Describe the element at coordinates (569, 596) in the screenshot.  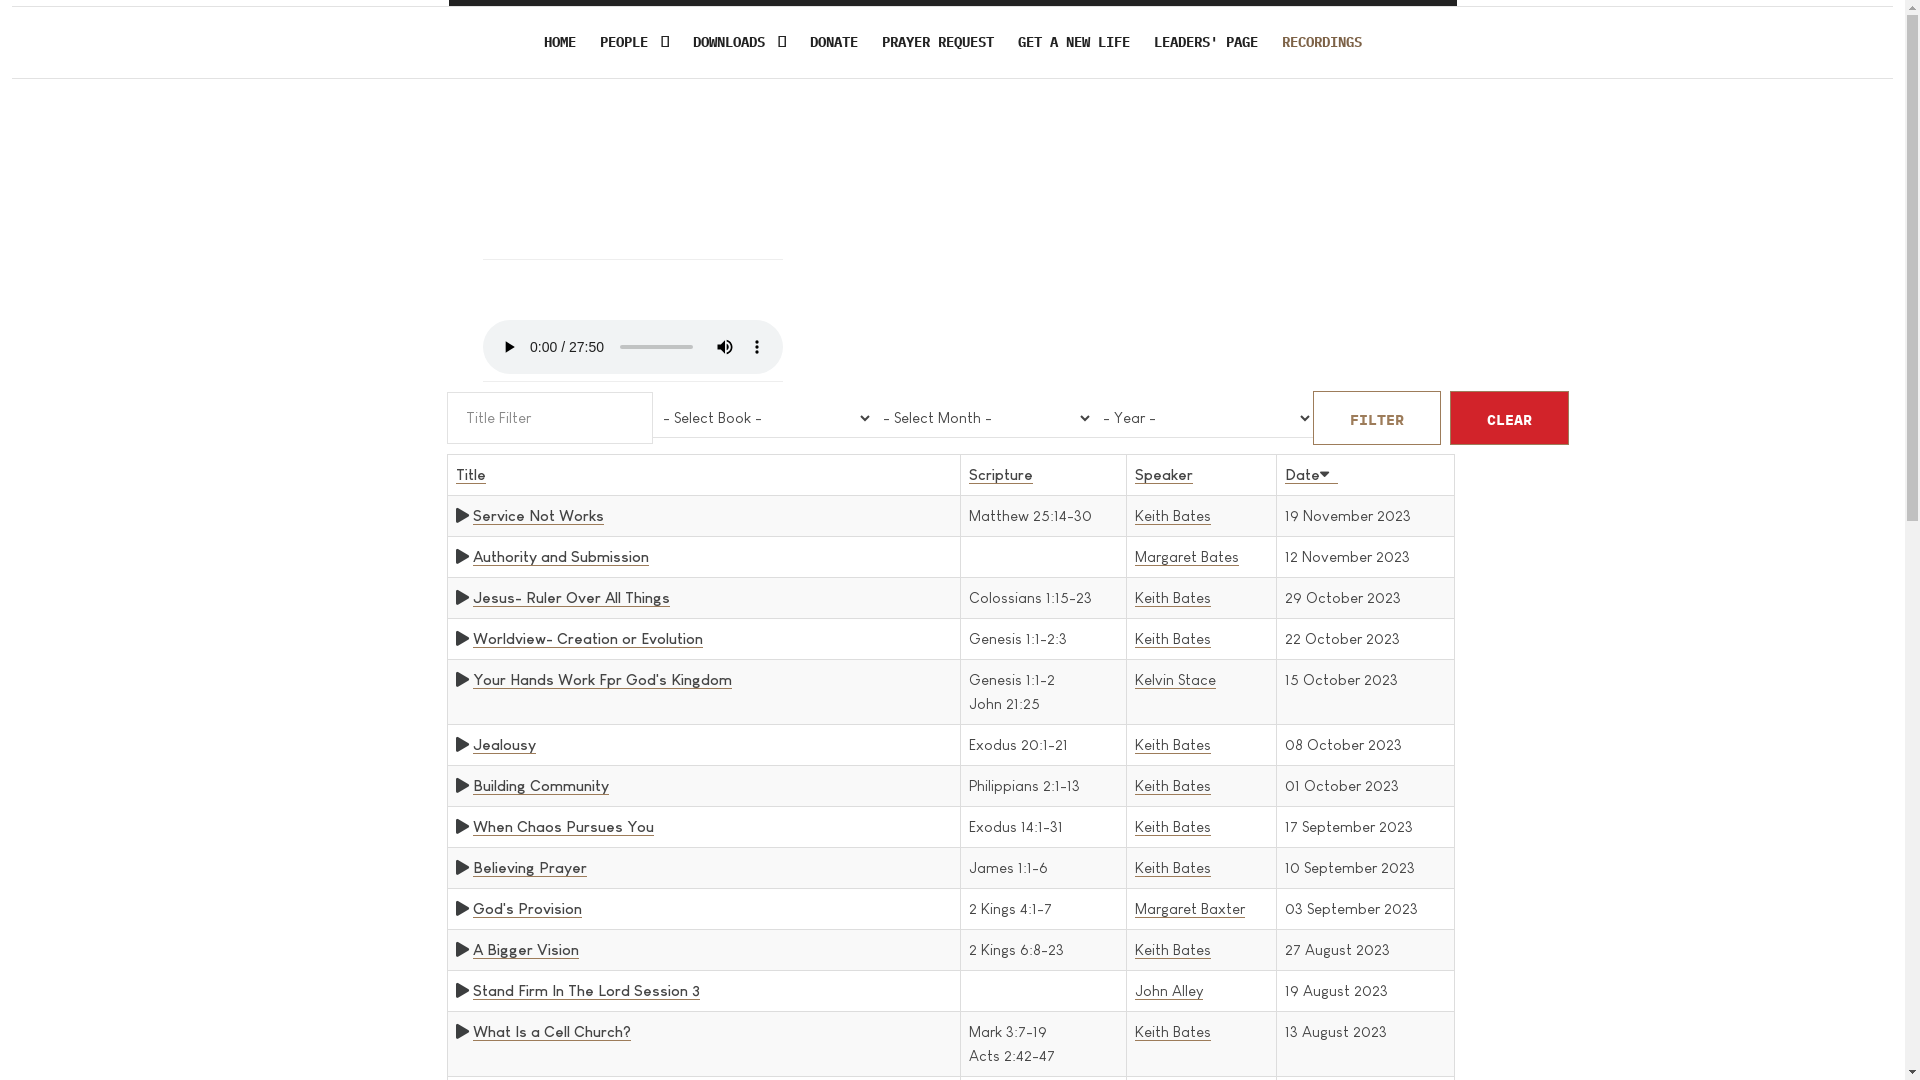
I see `'Jesus- Ruler Over All Things'` at that location.